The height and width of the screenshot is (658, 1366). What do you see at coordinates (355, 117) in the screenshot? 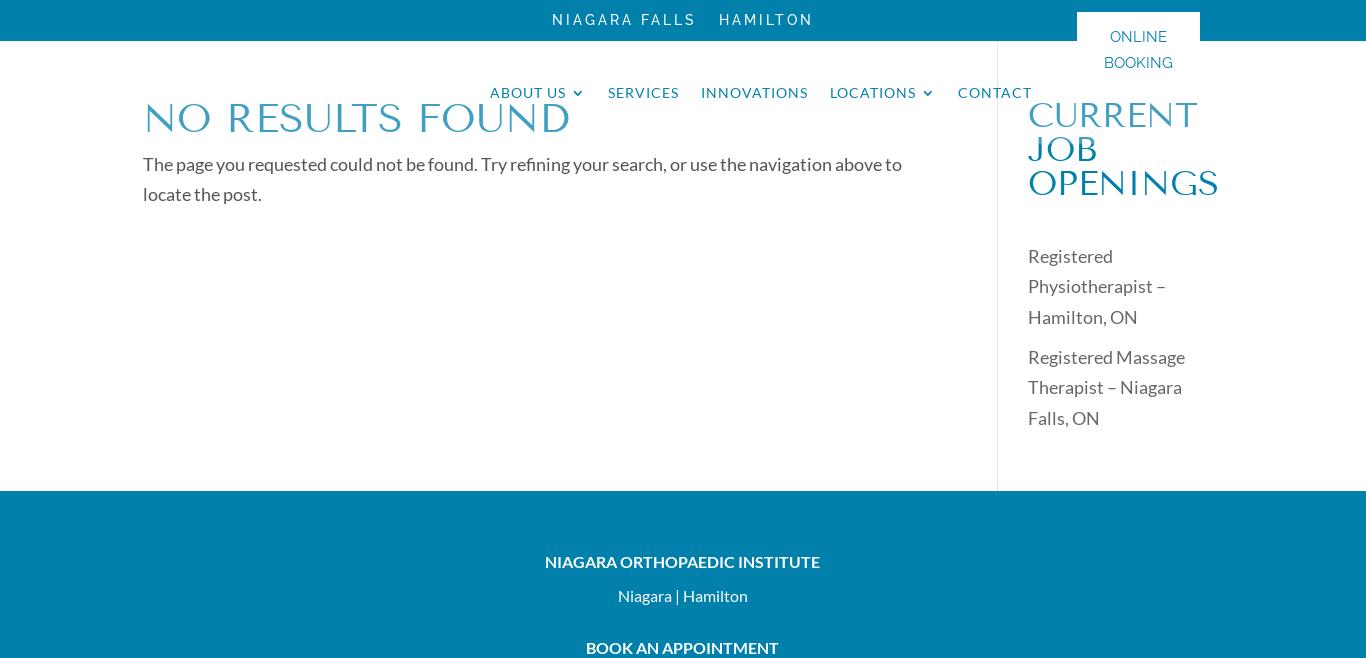
I see `'No Results Found'` at bounding box center [355, 117].